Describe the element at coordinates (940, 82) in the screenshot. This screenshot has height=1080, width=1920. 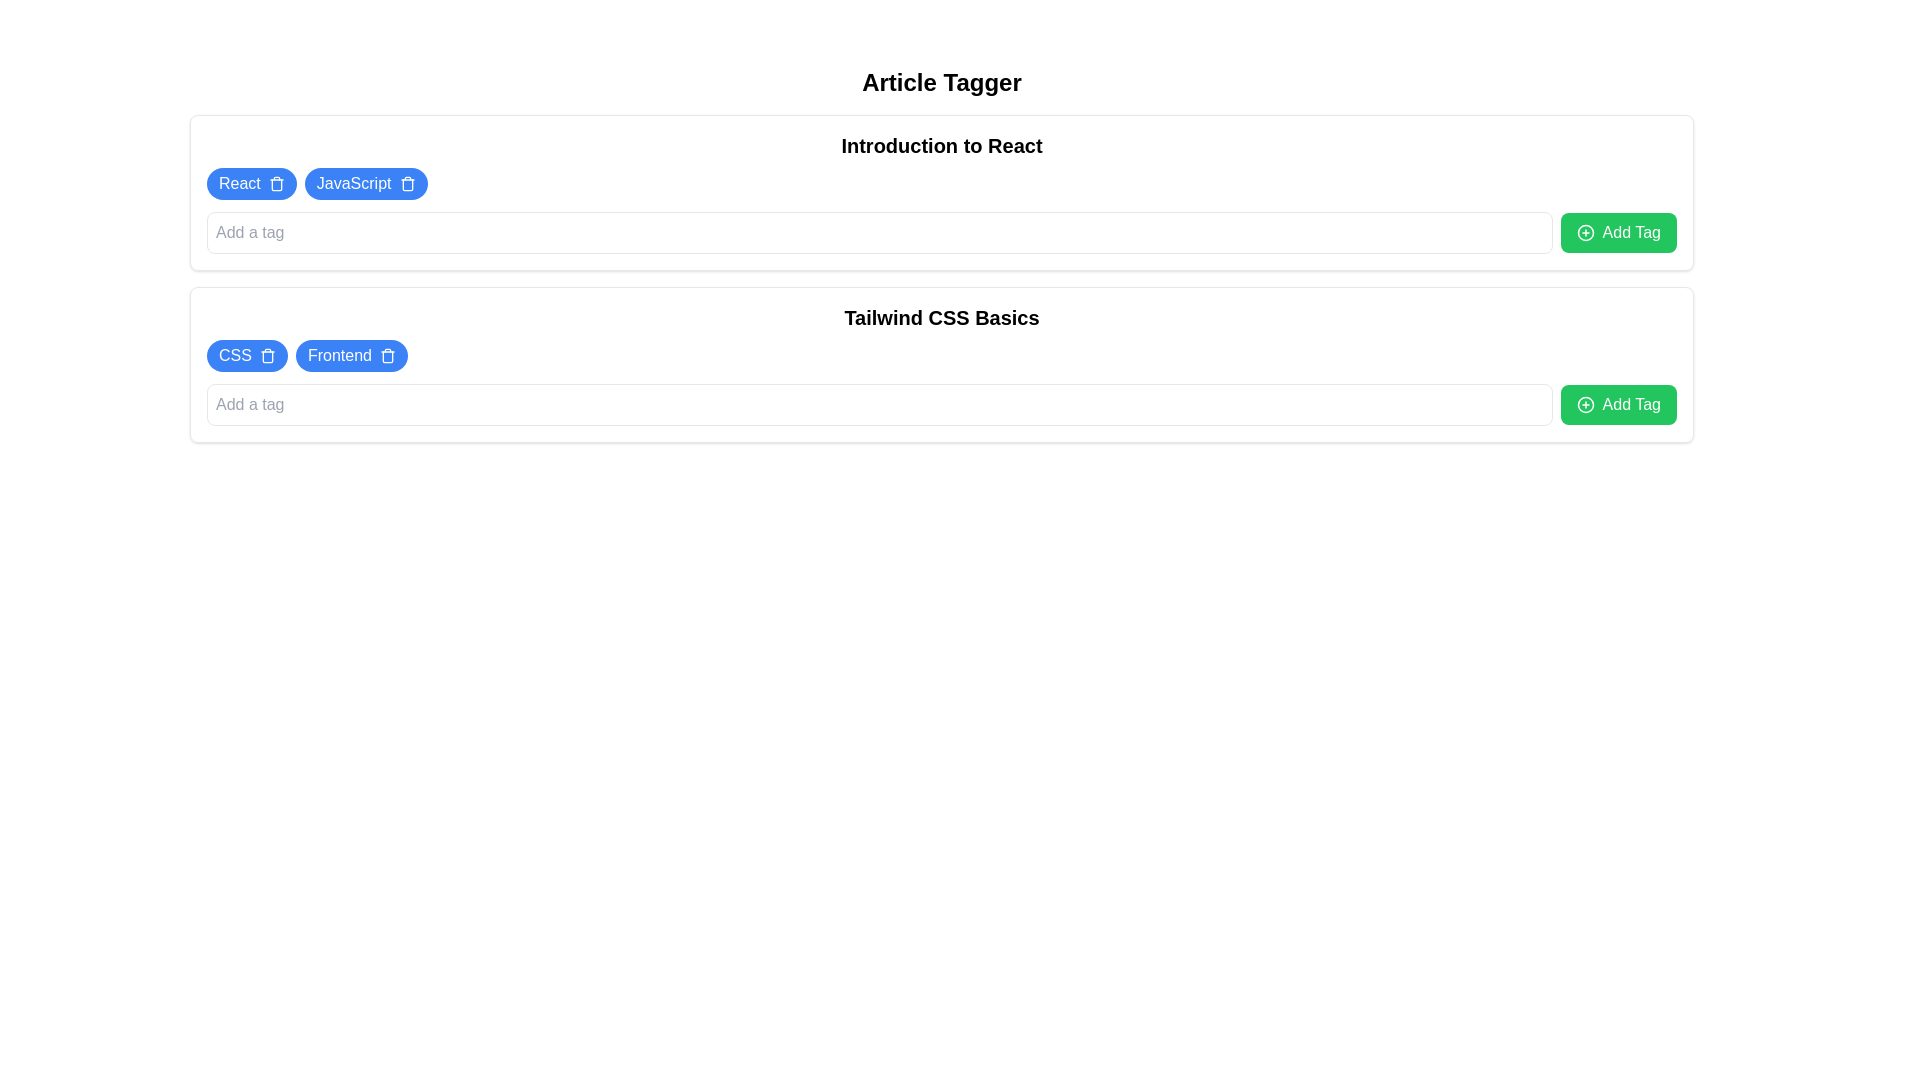
I see `the 'Article Tagger' text label, which is a bold and larger font title located at the top center of the interface` at that location.